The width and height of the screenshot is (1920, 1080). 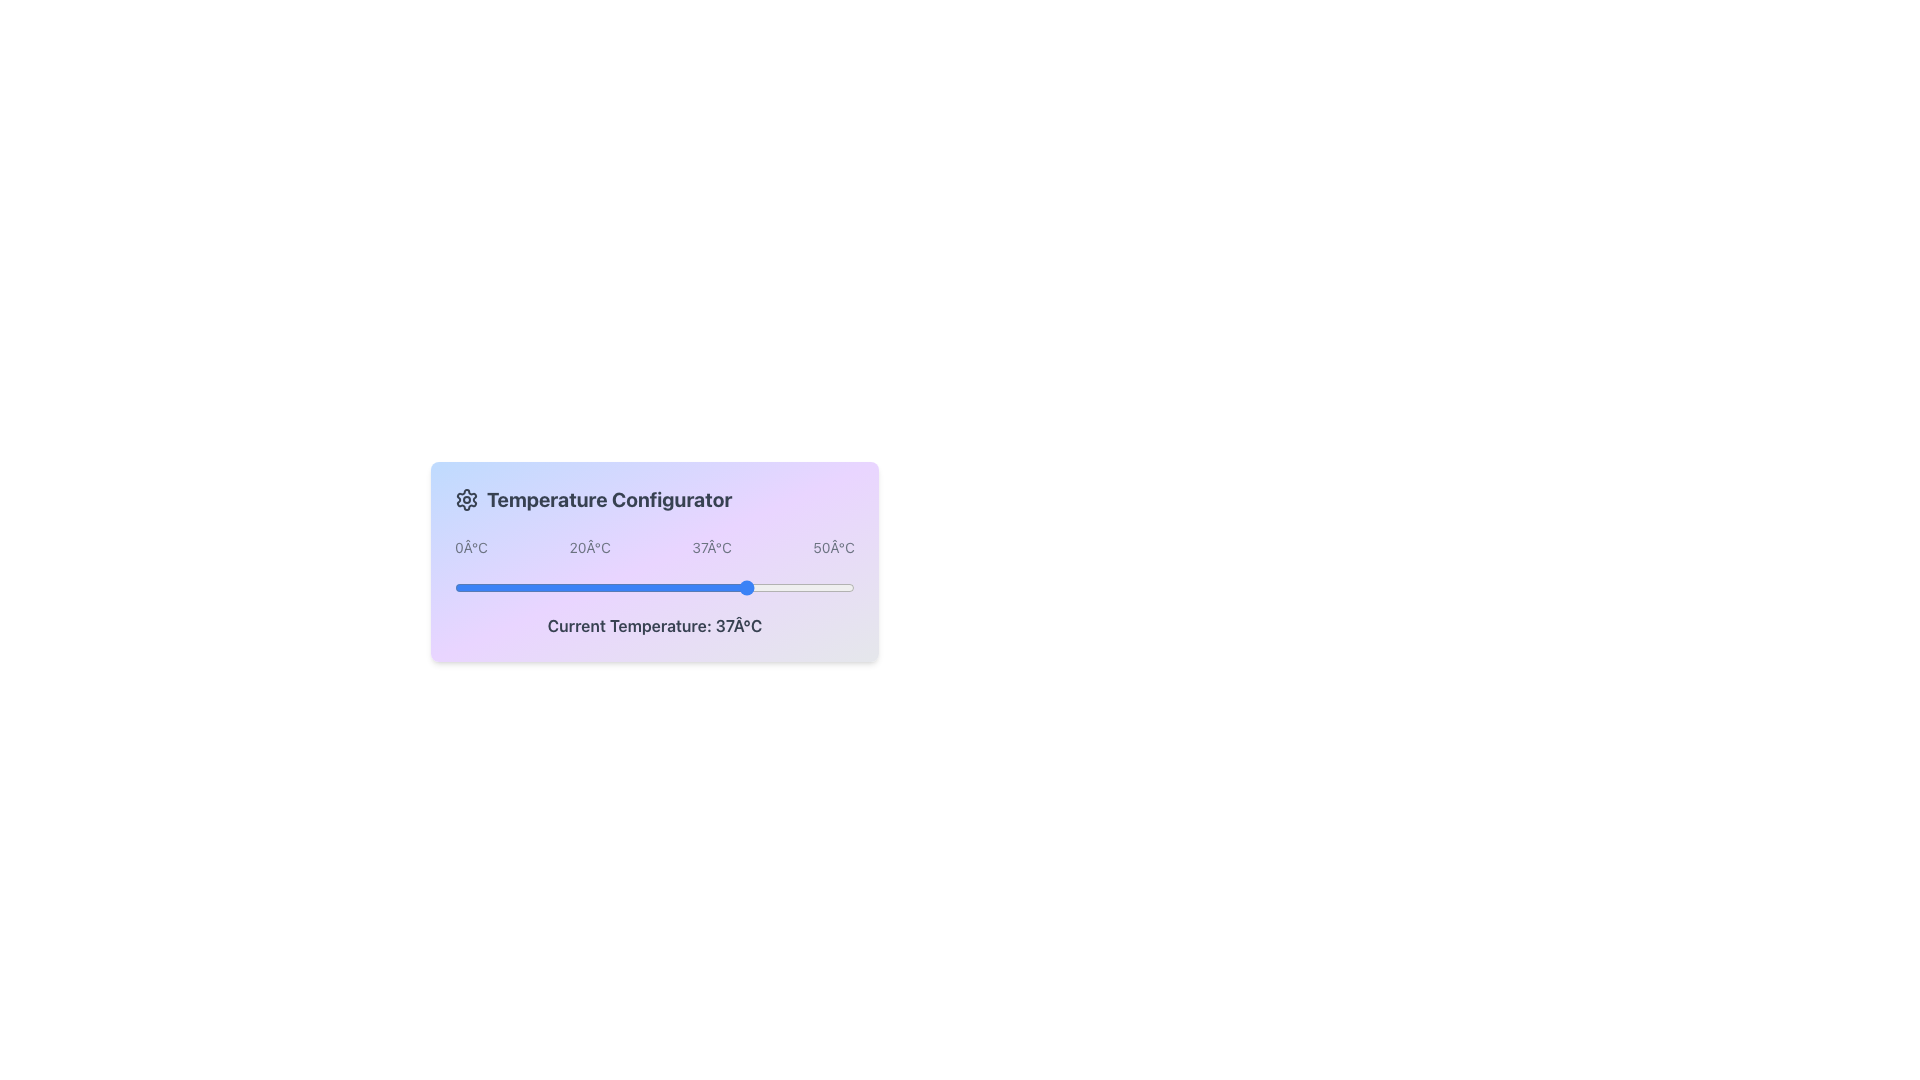 What do you see at coordinates (725, 586) in the screenshot?
I see `the temperature` at bounding box center [725, 586].